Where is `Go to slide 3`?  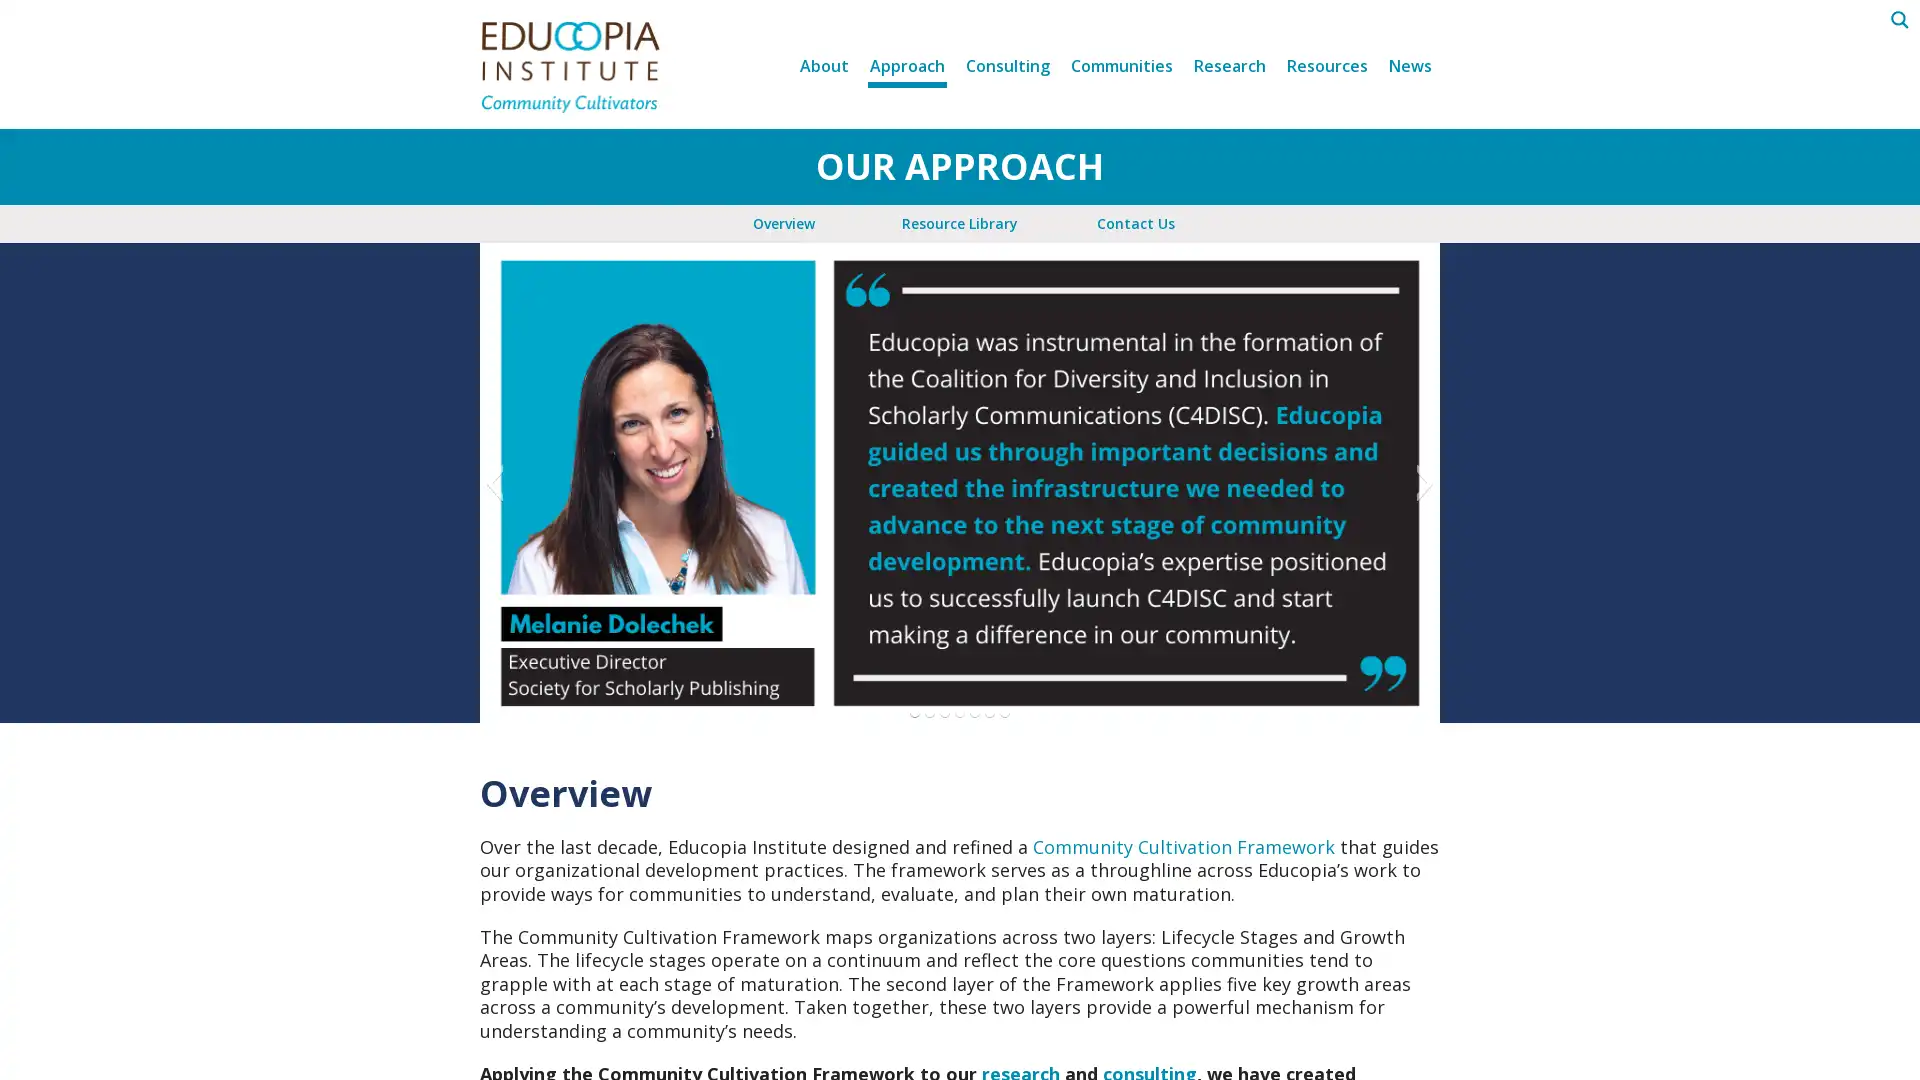
Go to slide 3 is located at coordinates (943, 711).